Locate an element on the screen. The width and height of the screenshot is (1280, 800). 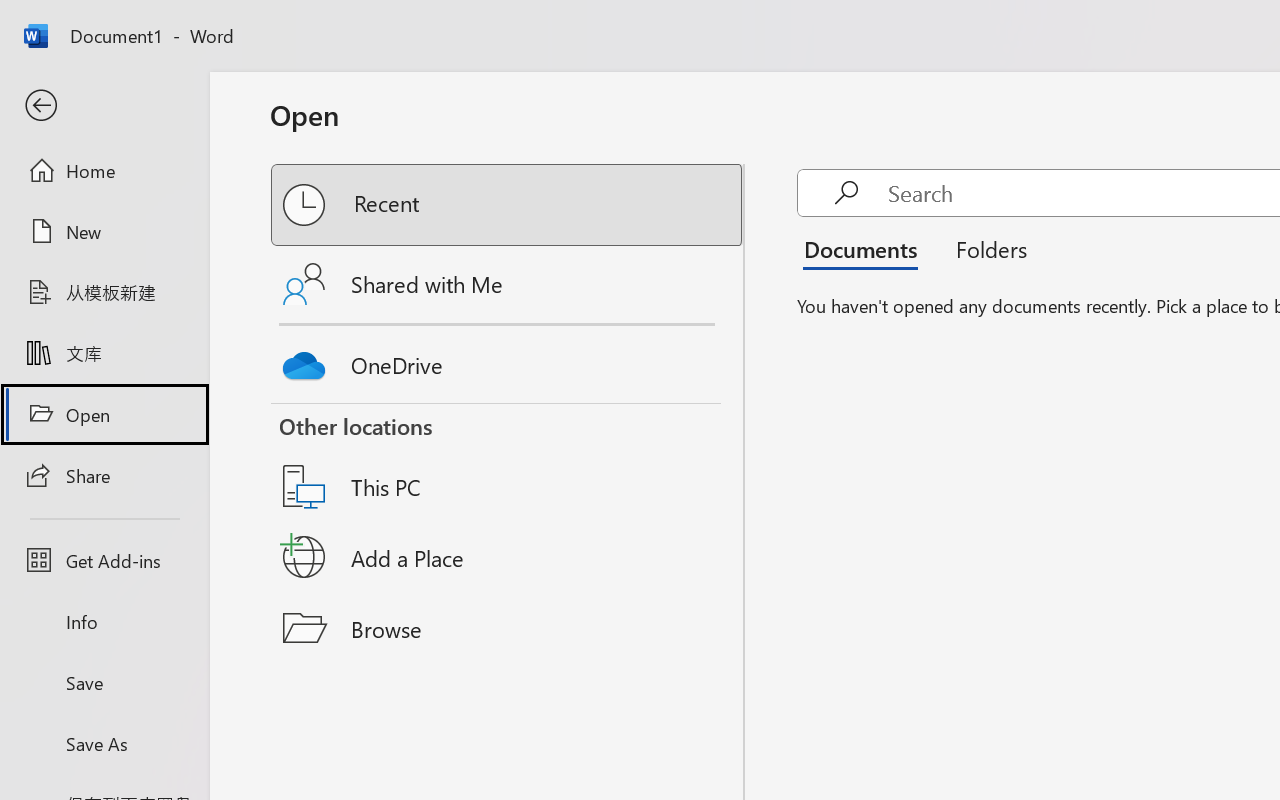
'Info' is located at coordinates (103, 621).